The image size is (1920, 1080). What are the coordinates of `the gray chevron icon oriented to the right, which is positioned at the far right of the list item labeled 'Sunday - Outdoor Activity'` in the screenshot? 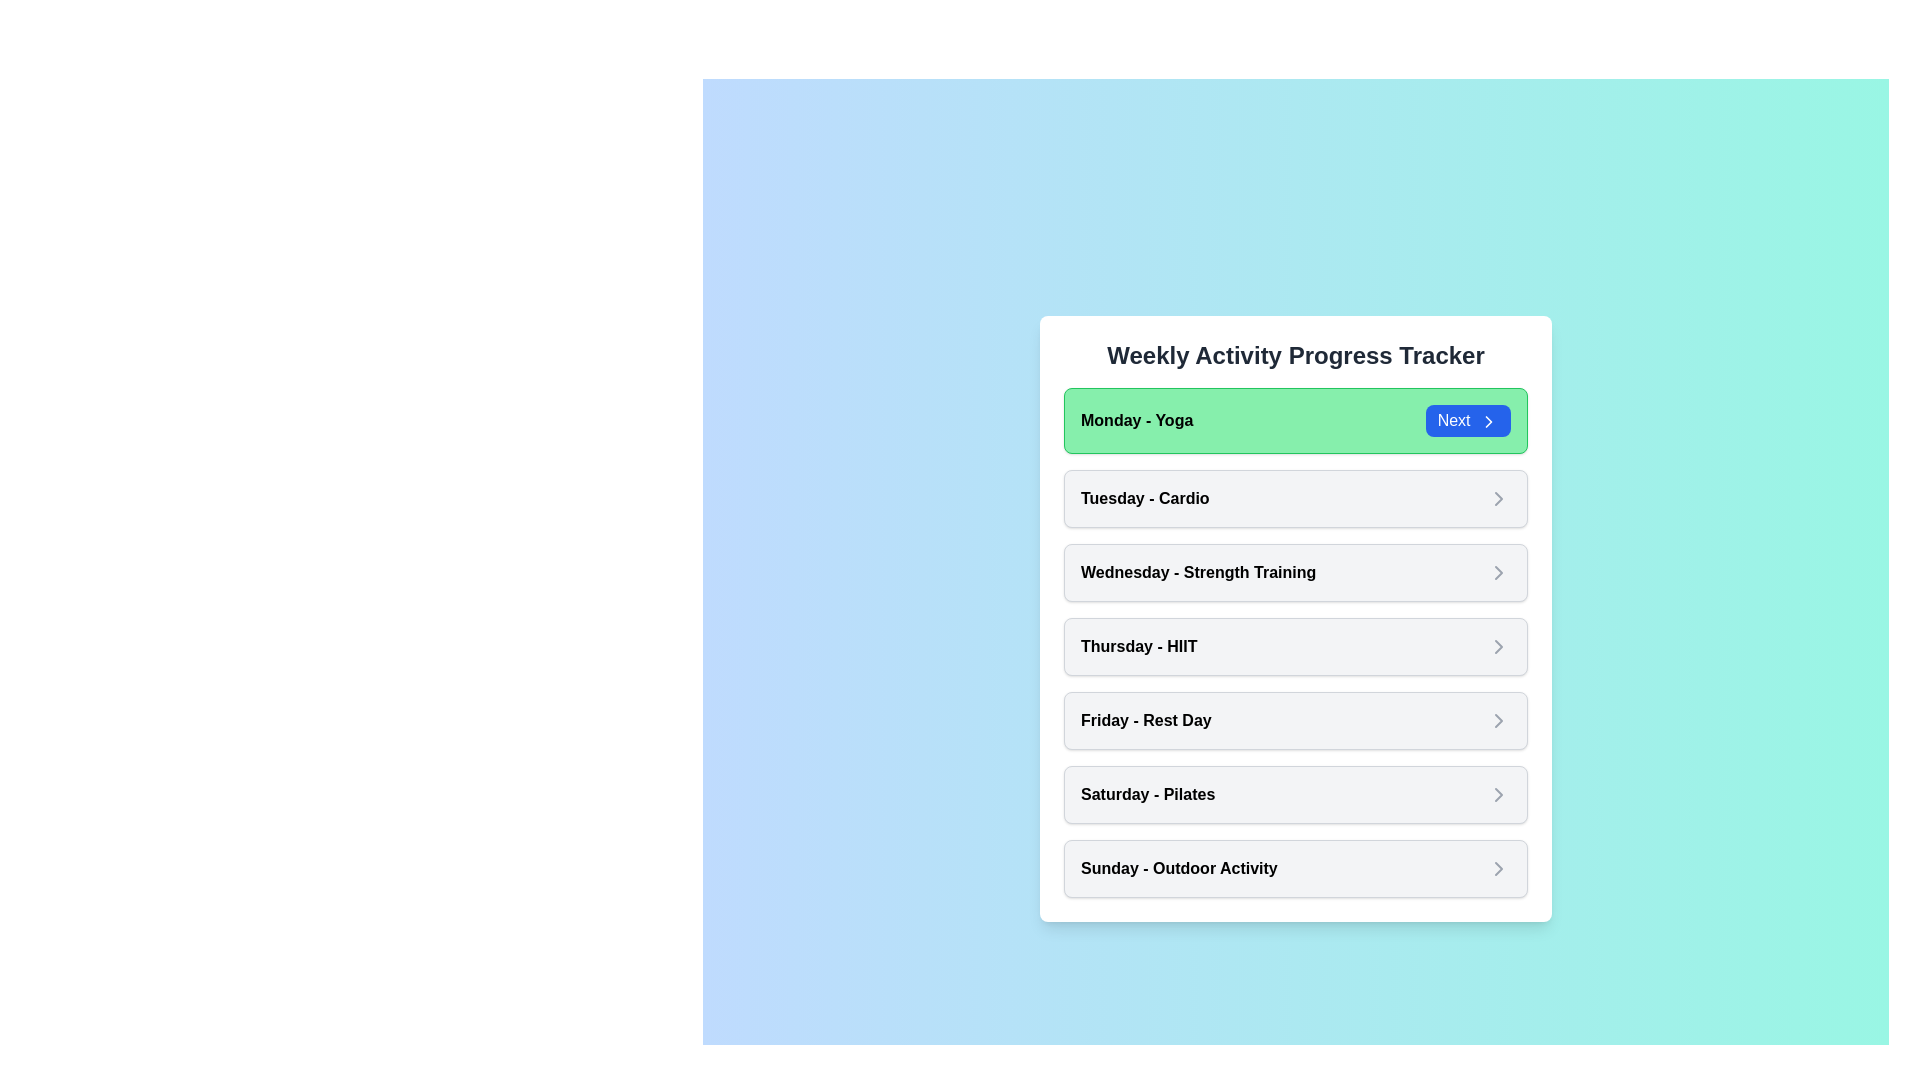 It's located at (1498, 867).